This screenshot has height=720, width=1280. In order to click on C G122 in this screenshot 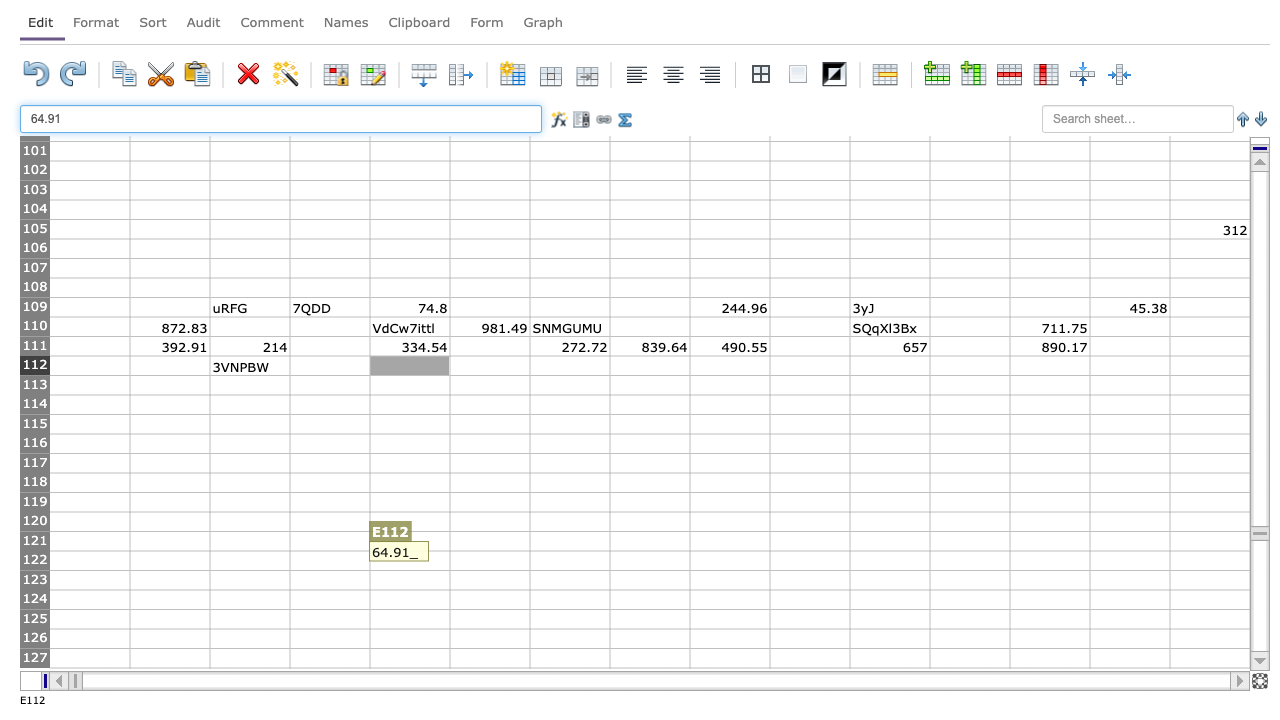, I will do `click(568, 560)`.